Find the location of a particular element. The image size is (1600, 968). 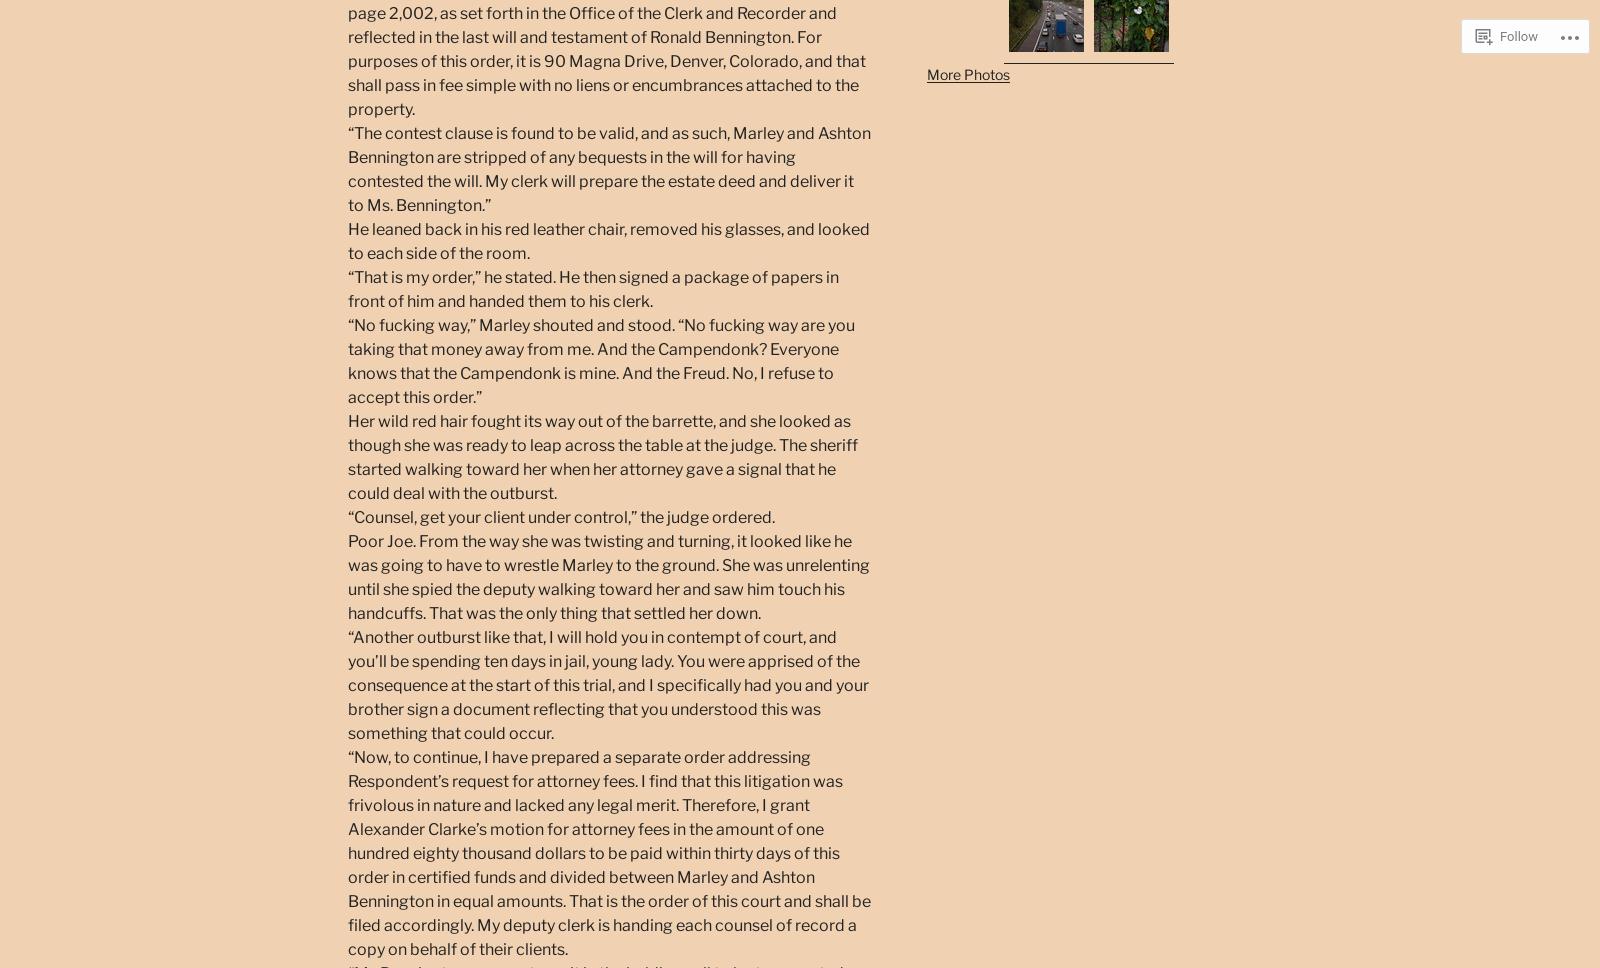

'“Counsel, get your client under control,” the judge ordered.' is located at coordinates (348, 516).